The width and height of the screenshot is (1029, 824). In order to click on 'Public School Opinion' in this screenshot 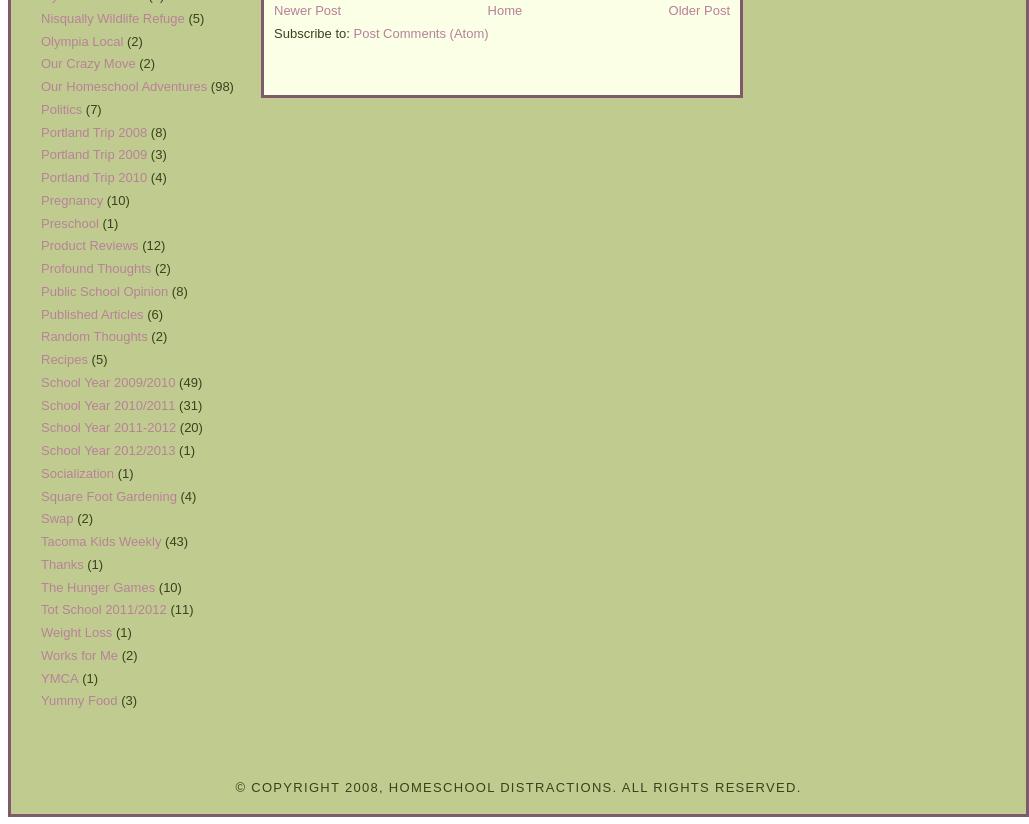, I will do `click(40, 289)`.